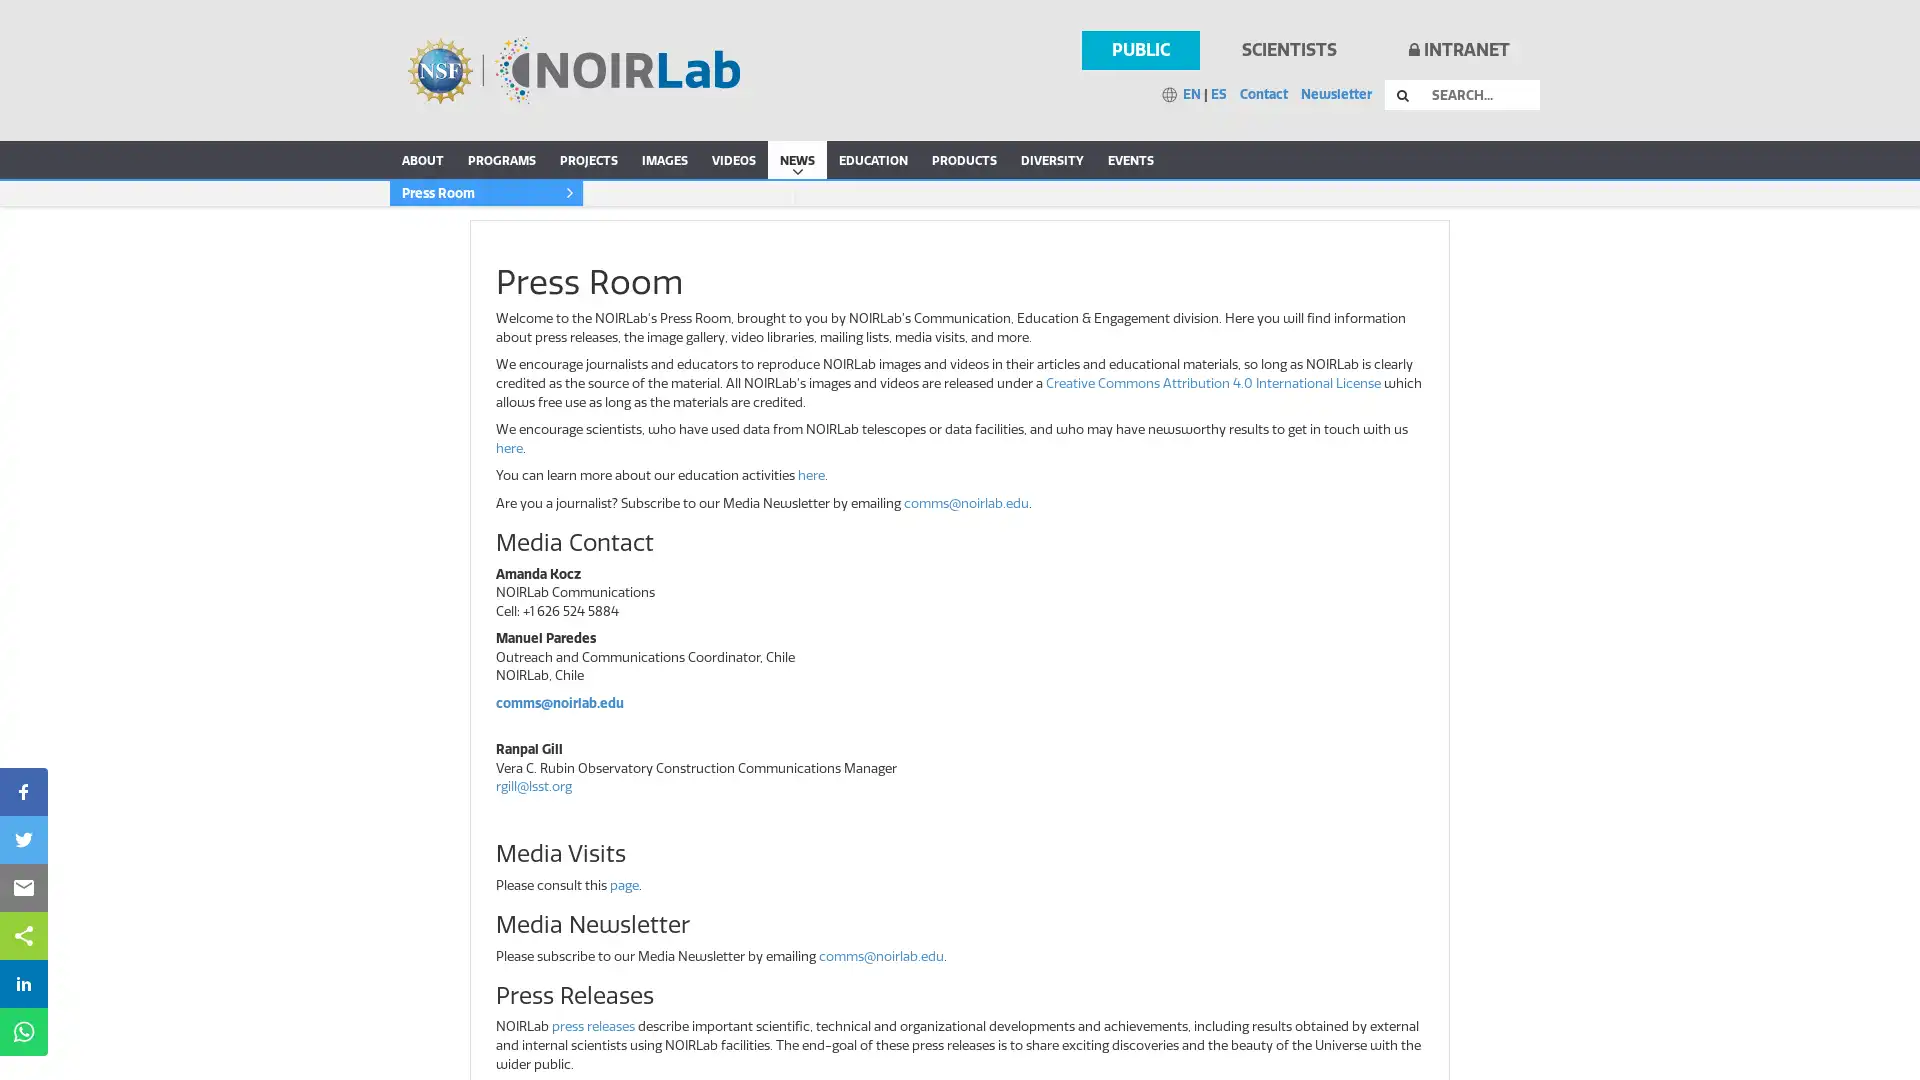  I want to click on PUBLIC, so click(1140, 49).